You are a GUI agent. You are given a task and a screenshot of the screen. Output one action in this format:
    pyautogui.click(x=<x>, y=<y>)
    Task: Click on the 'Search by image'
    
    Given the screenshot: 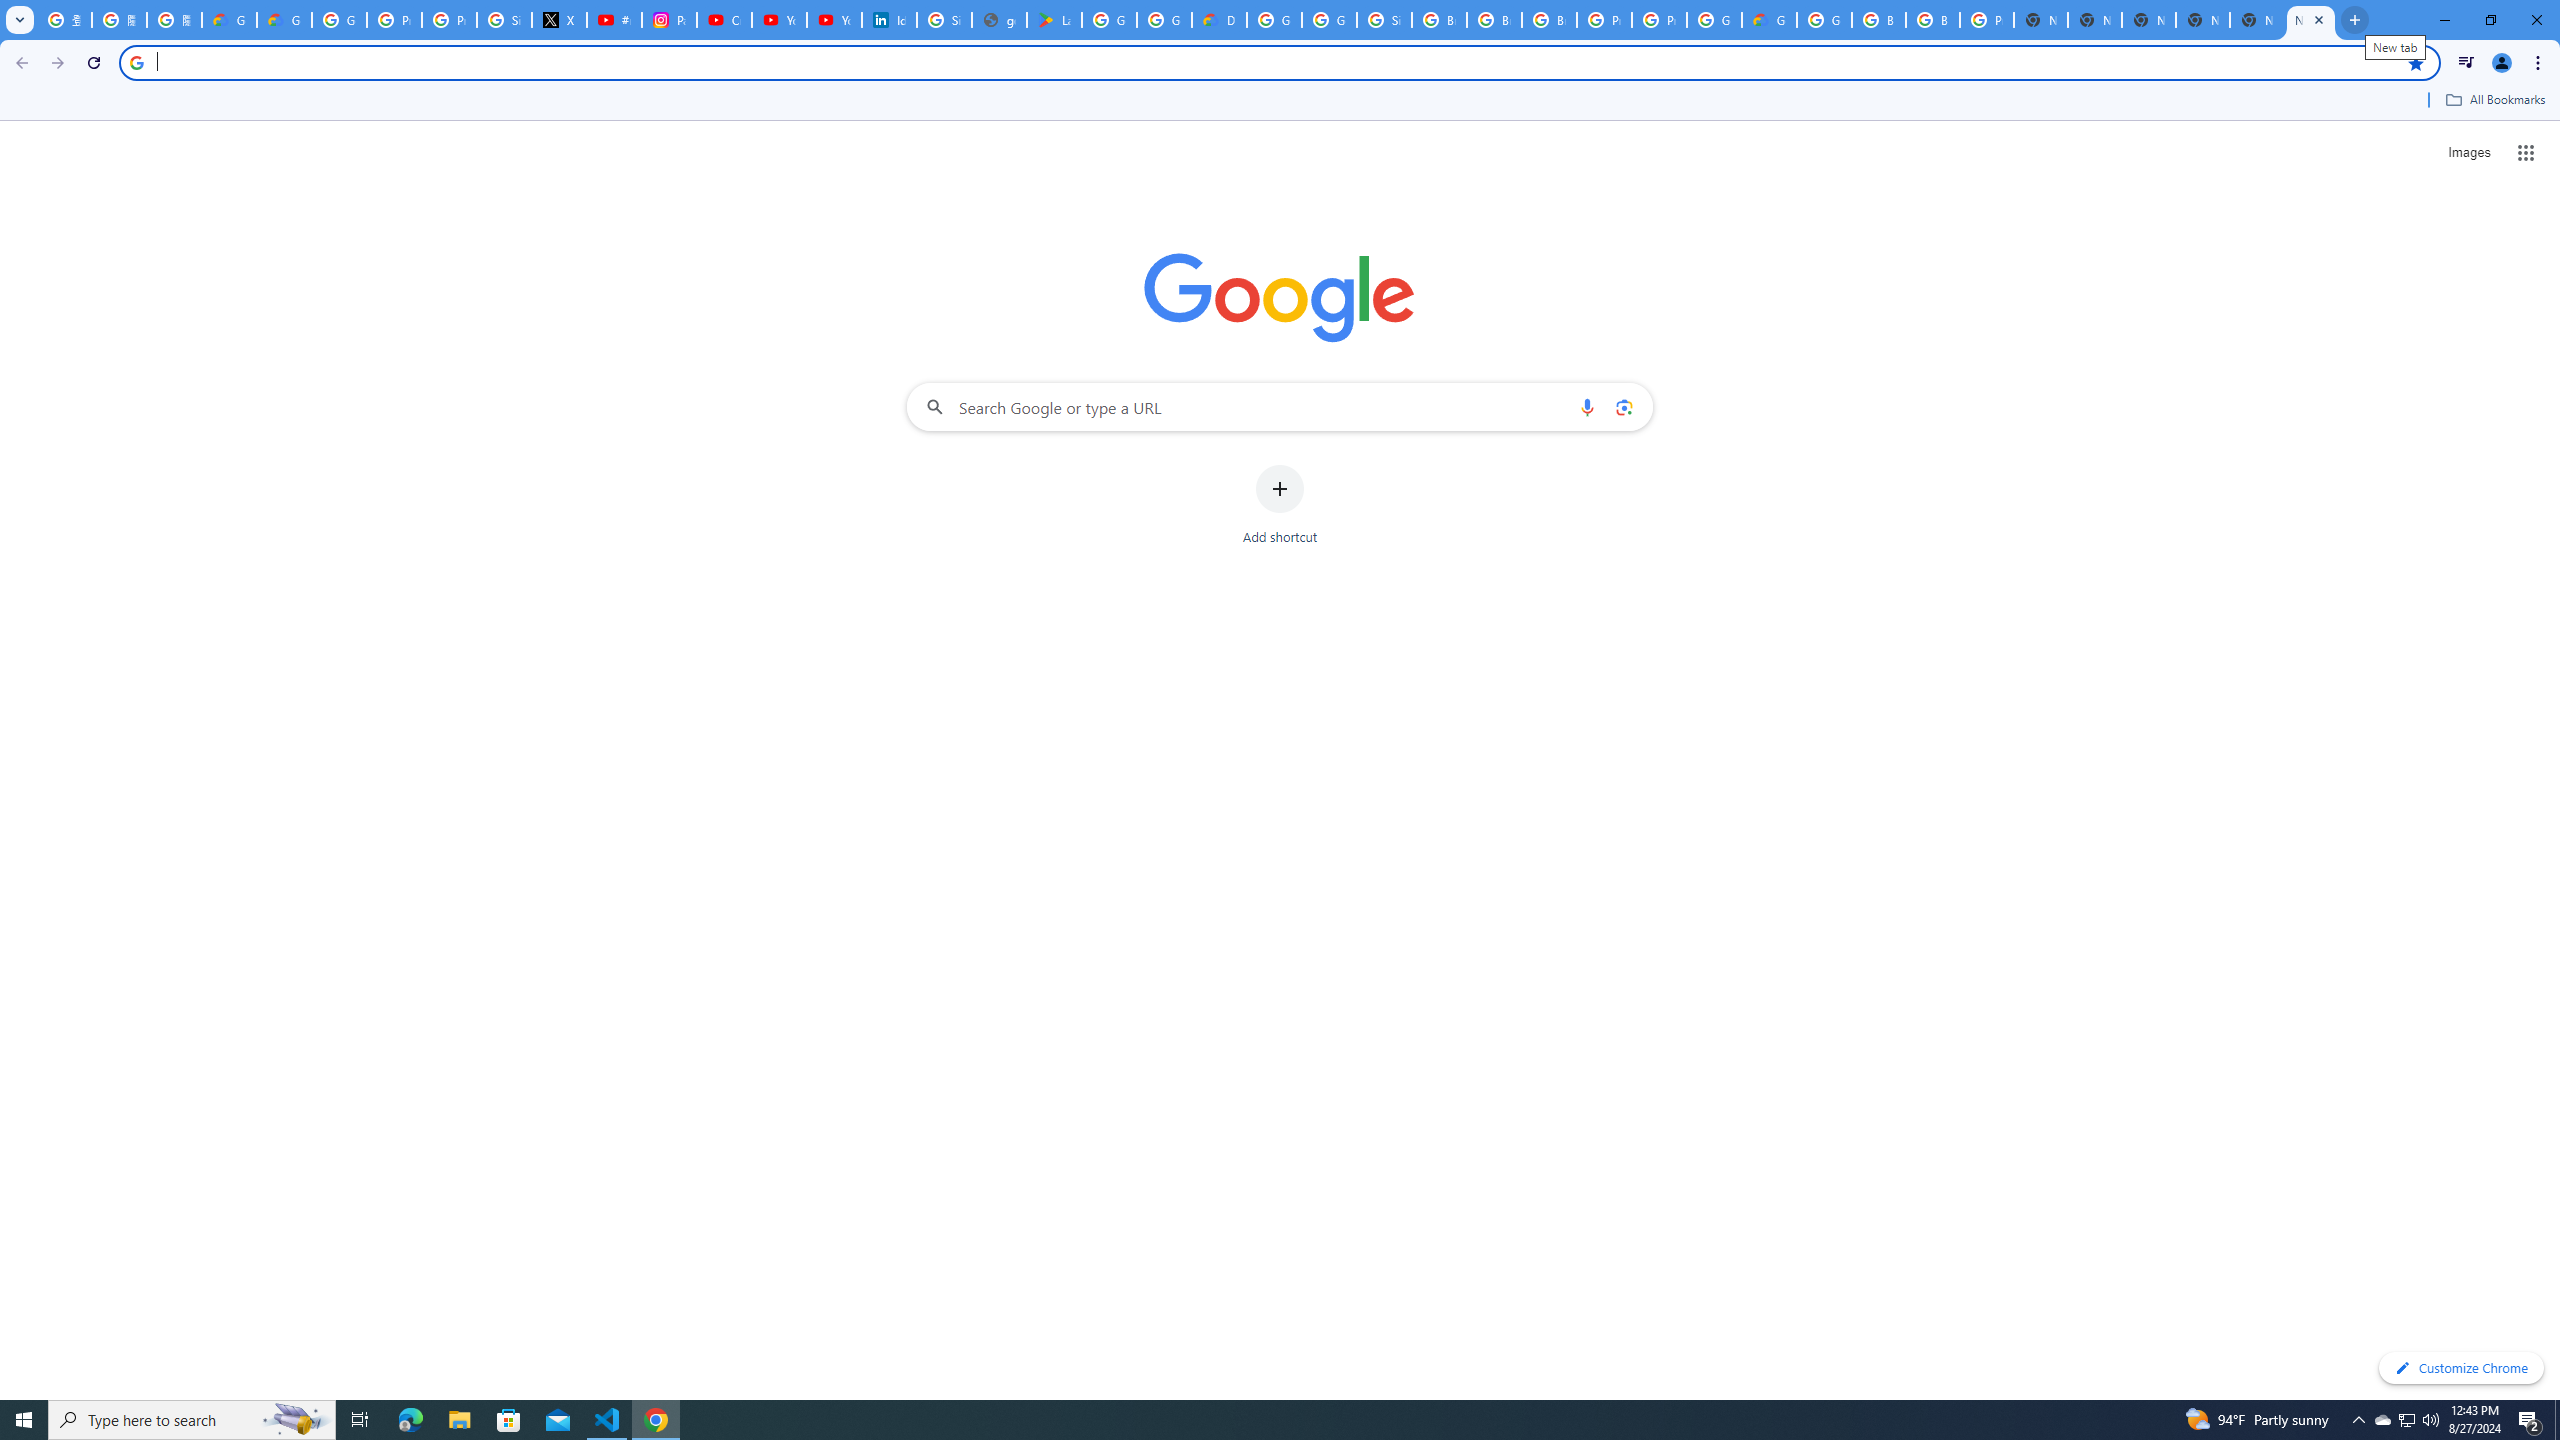 What is the action you would take?
    pyautogui.click(x=1622, y=405)
    